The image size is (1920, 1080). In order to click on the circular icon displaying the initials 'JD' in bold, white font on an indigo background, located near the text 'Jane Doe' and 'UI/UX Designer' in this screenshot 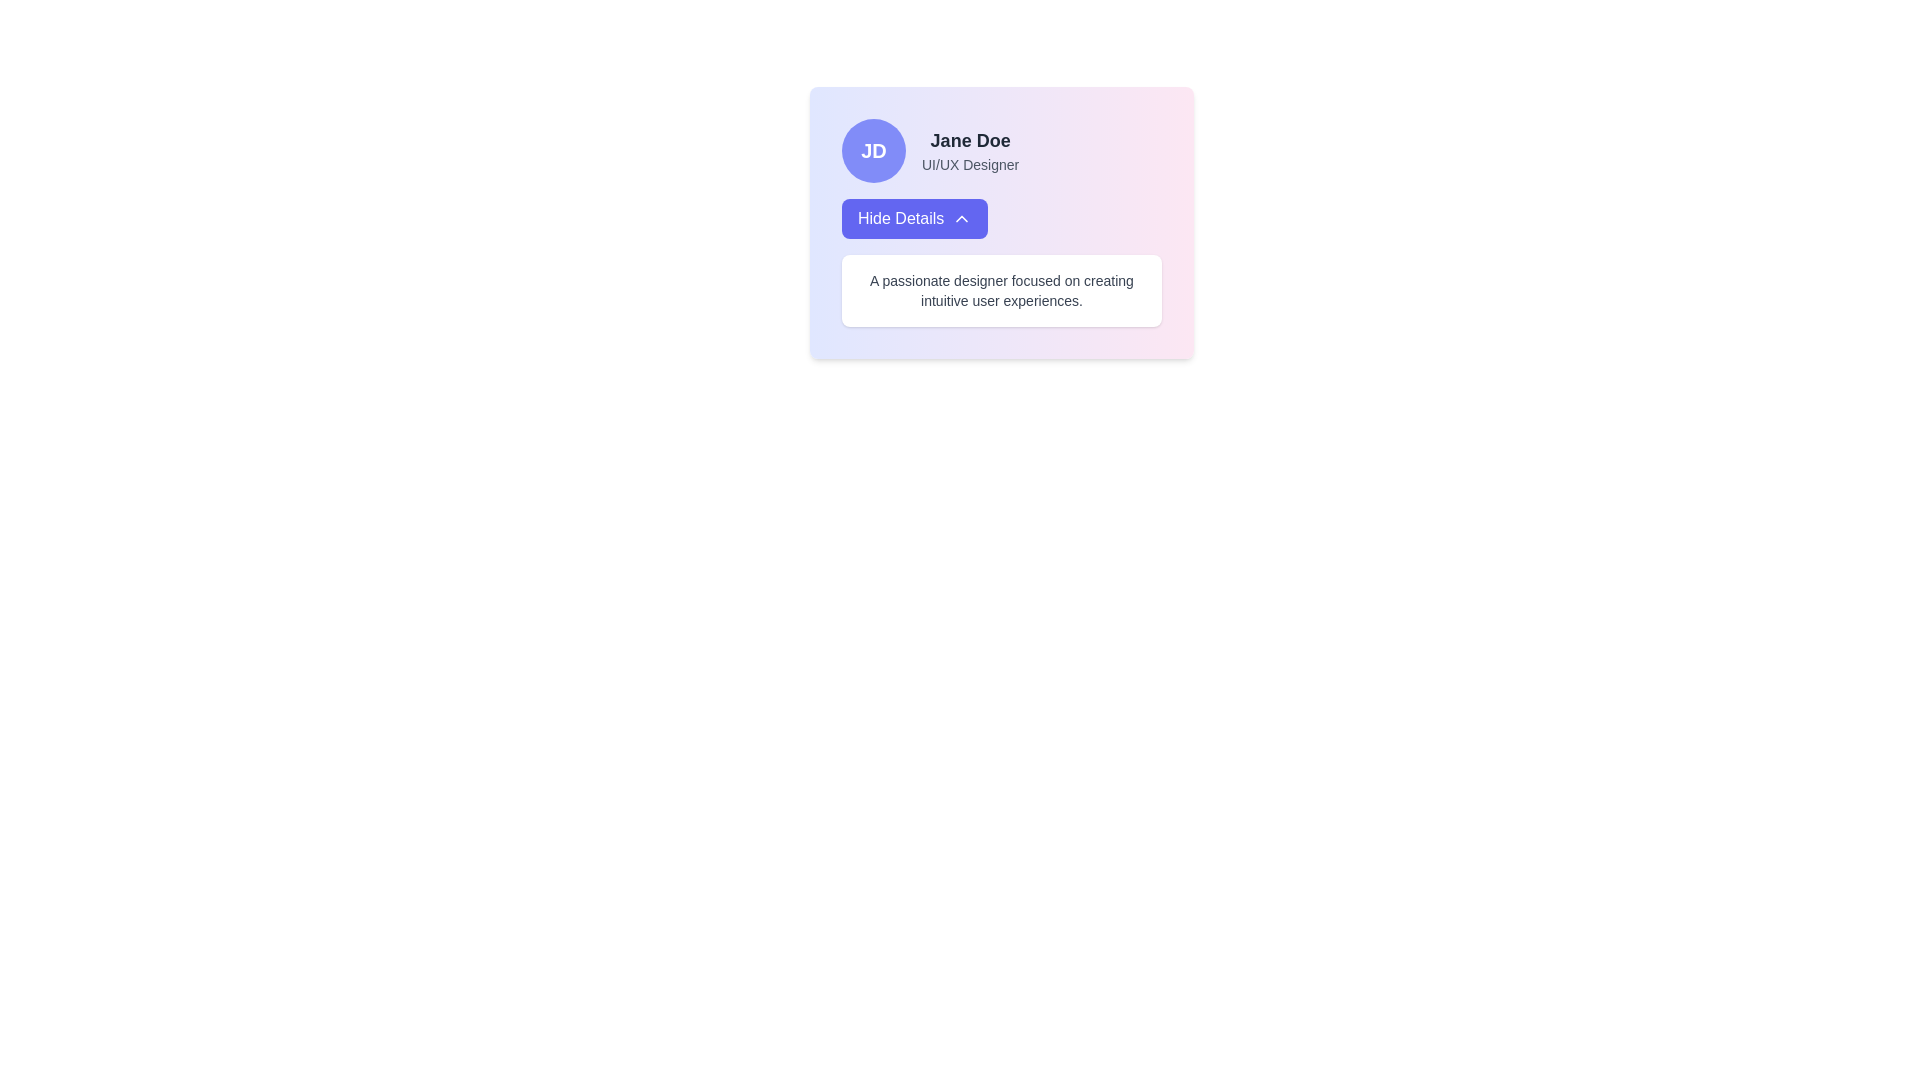, I will do `click(873, 149)`.